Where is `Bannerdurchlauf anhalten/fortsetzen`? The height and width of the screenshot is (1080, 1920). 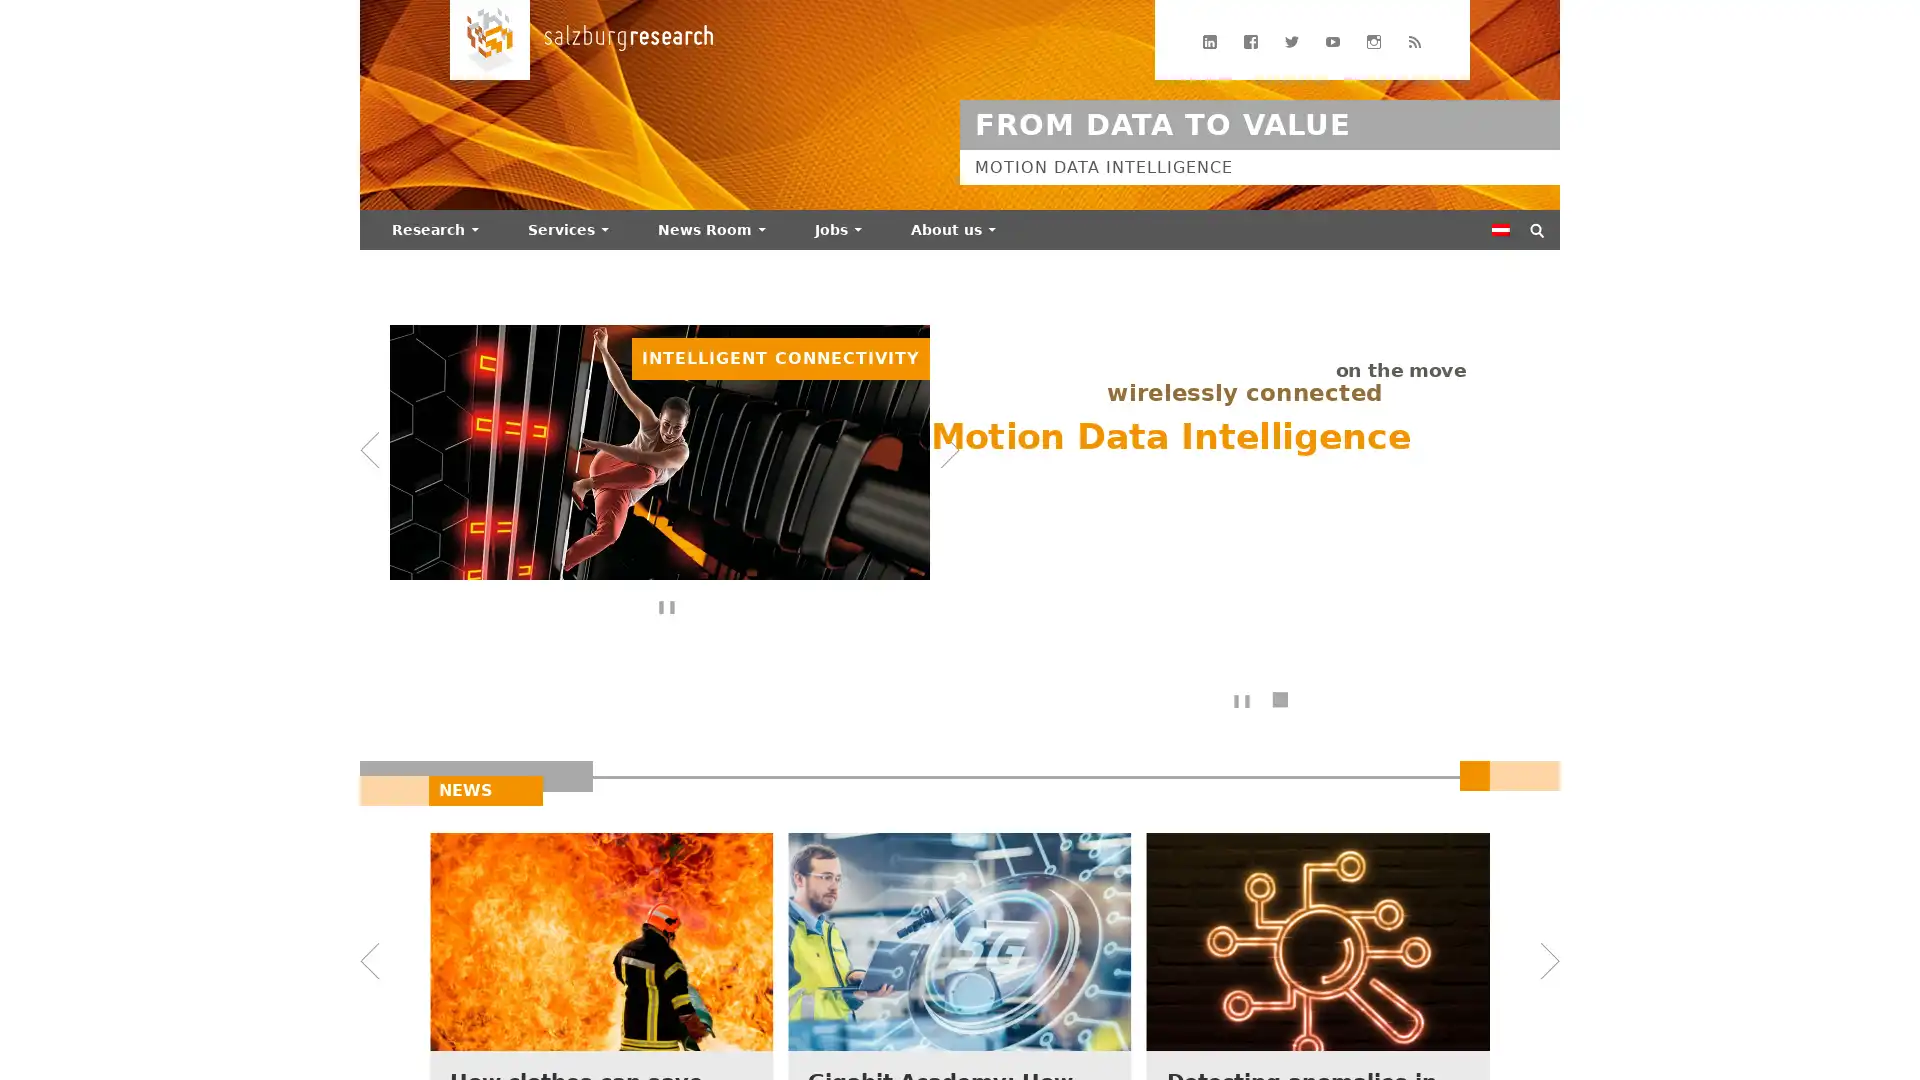 Bannerdurchlauf anhalten/fortsetzen is located at coordinates (667, 604).